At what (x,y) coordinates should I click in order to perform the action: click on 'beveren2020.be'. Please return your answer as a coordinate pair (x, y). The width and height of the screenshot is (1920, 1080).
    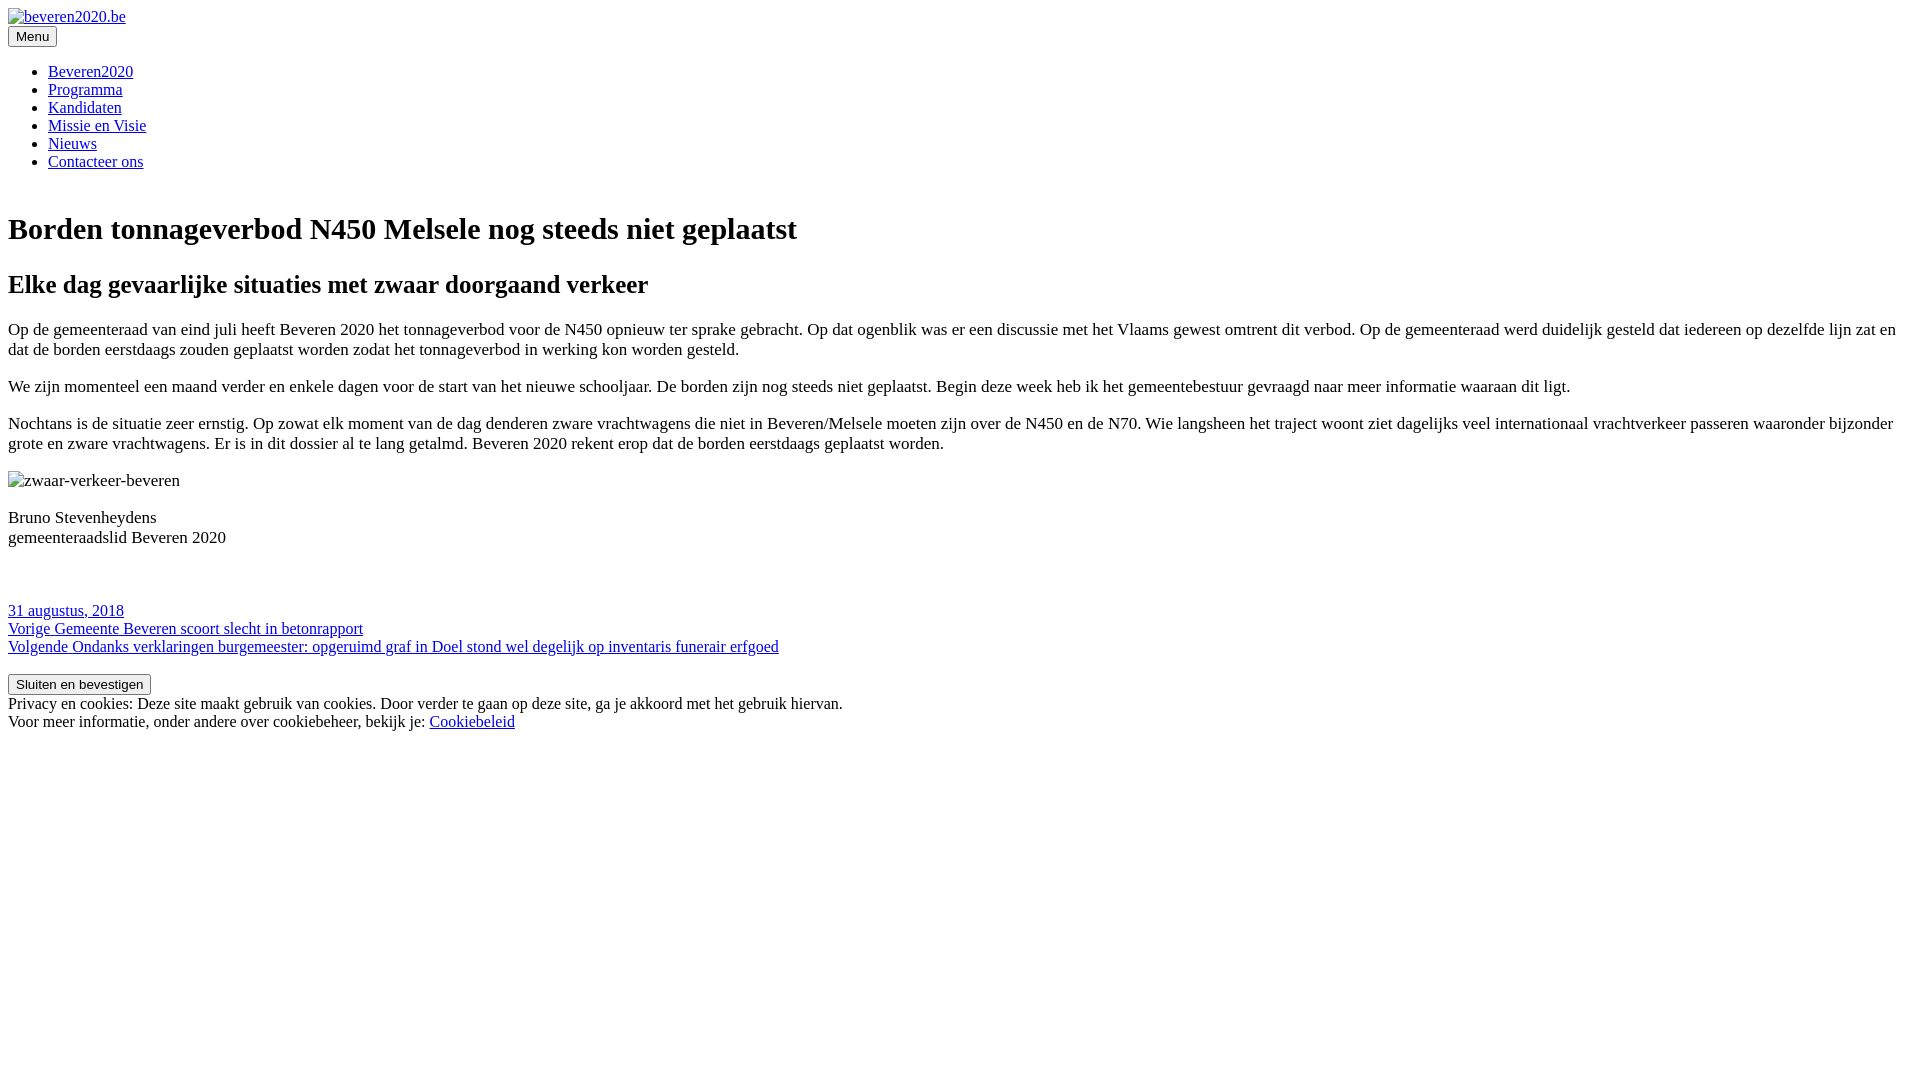
    Looking at the image, I should click on (58, 49).